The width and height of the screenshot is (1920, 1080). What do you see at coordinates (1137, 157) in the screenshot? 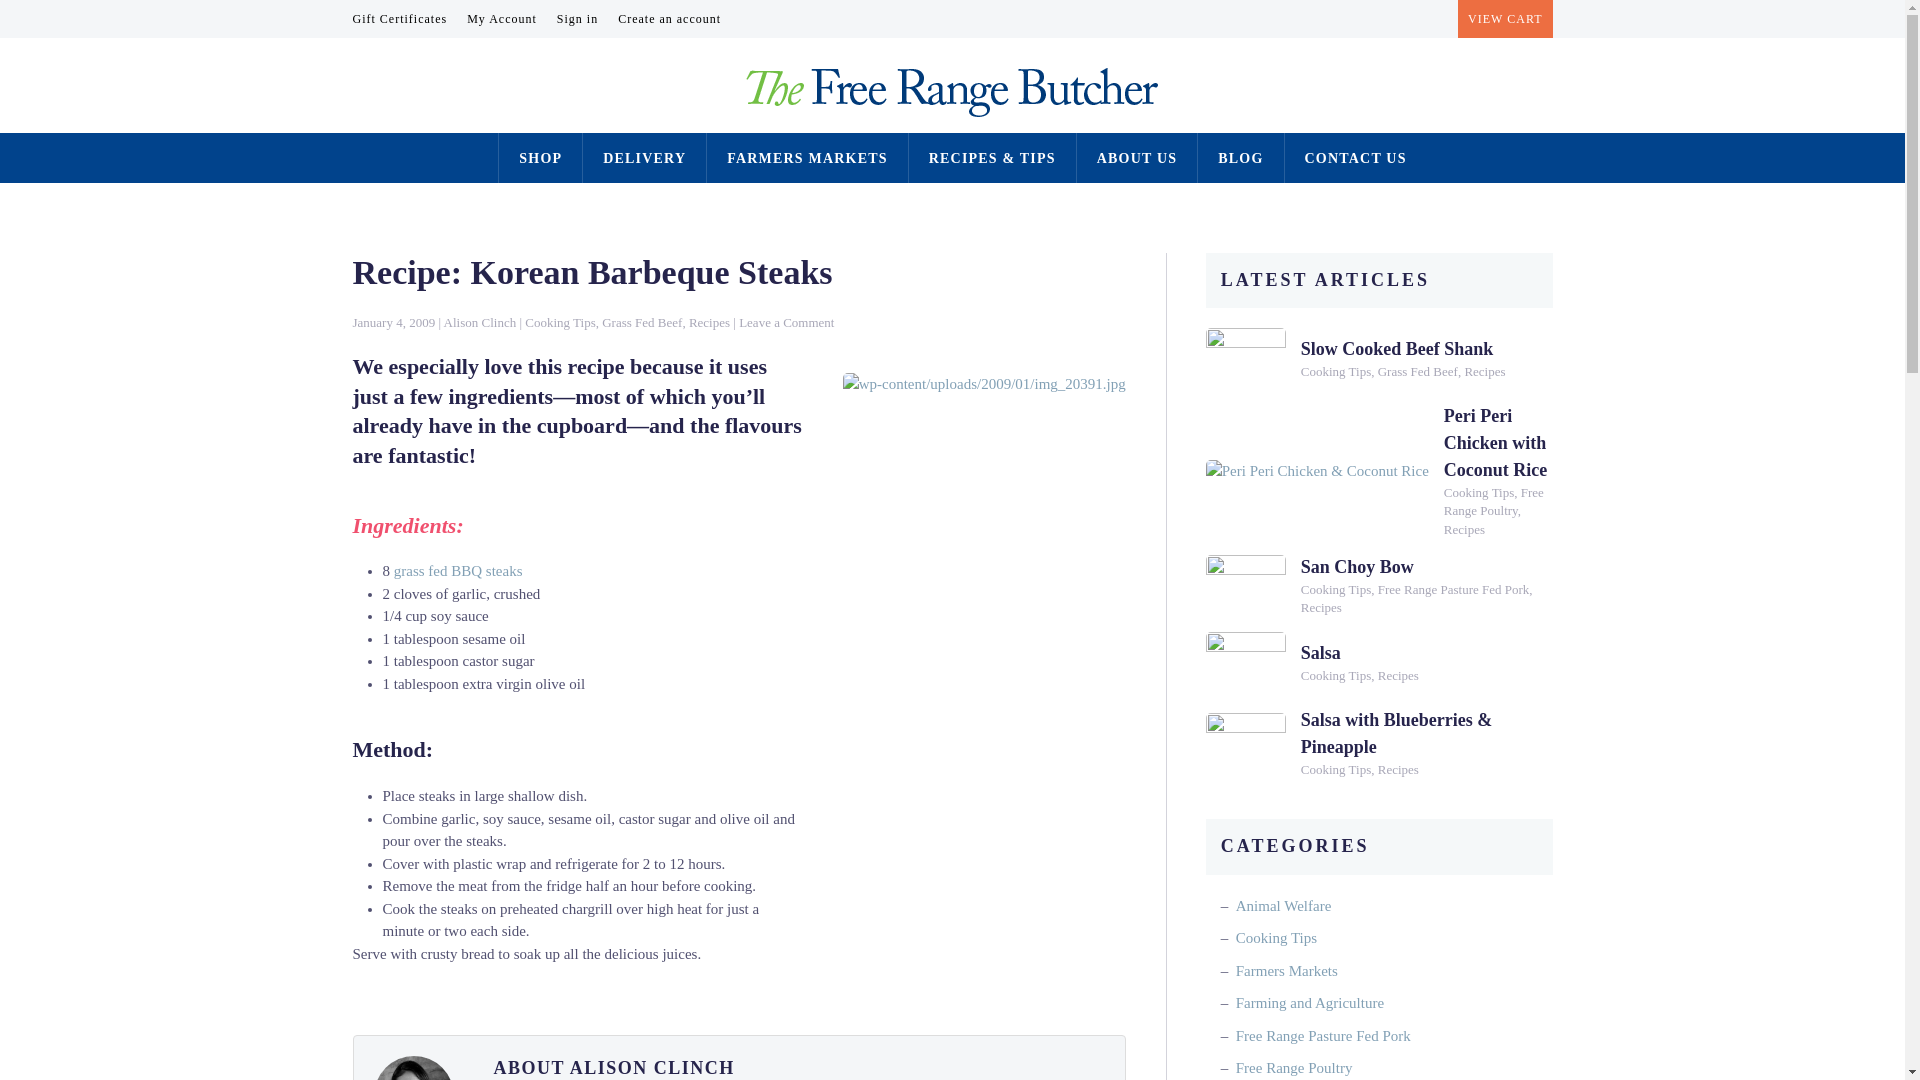
I see `'ABOUT US'` at bounding box center [1137, 157].